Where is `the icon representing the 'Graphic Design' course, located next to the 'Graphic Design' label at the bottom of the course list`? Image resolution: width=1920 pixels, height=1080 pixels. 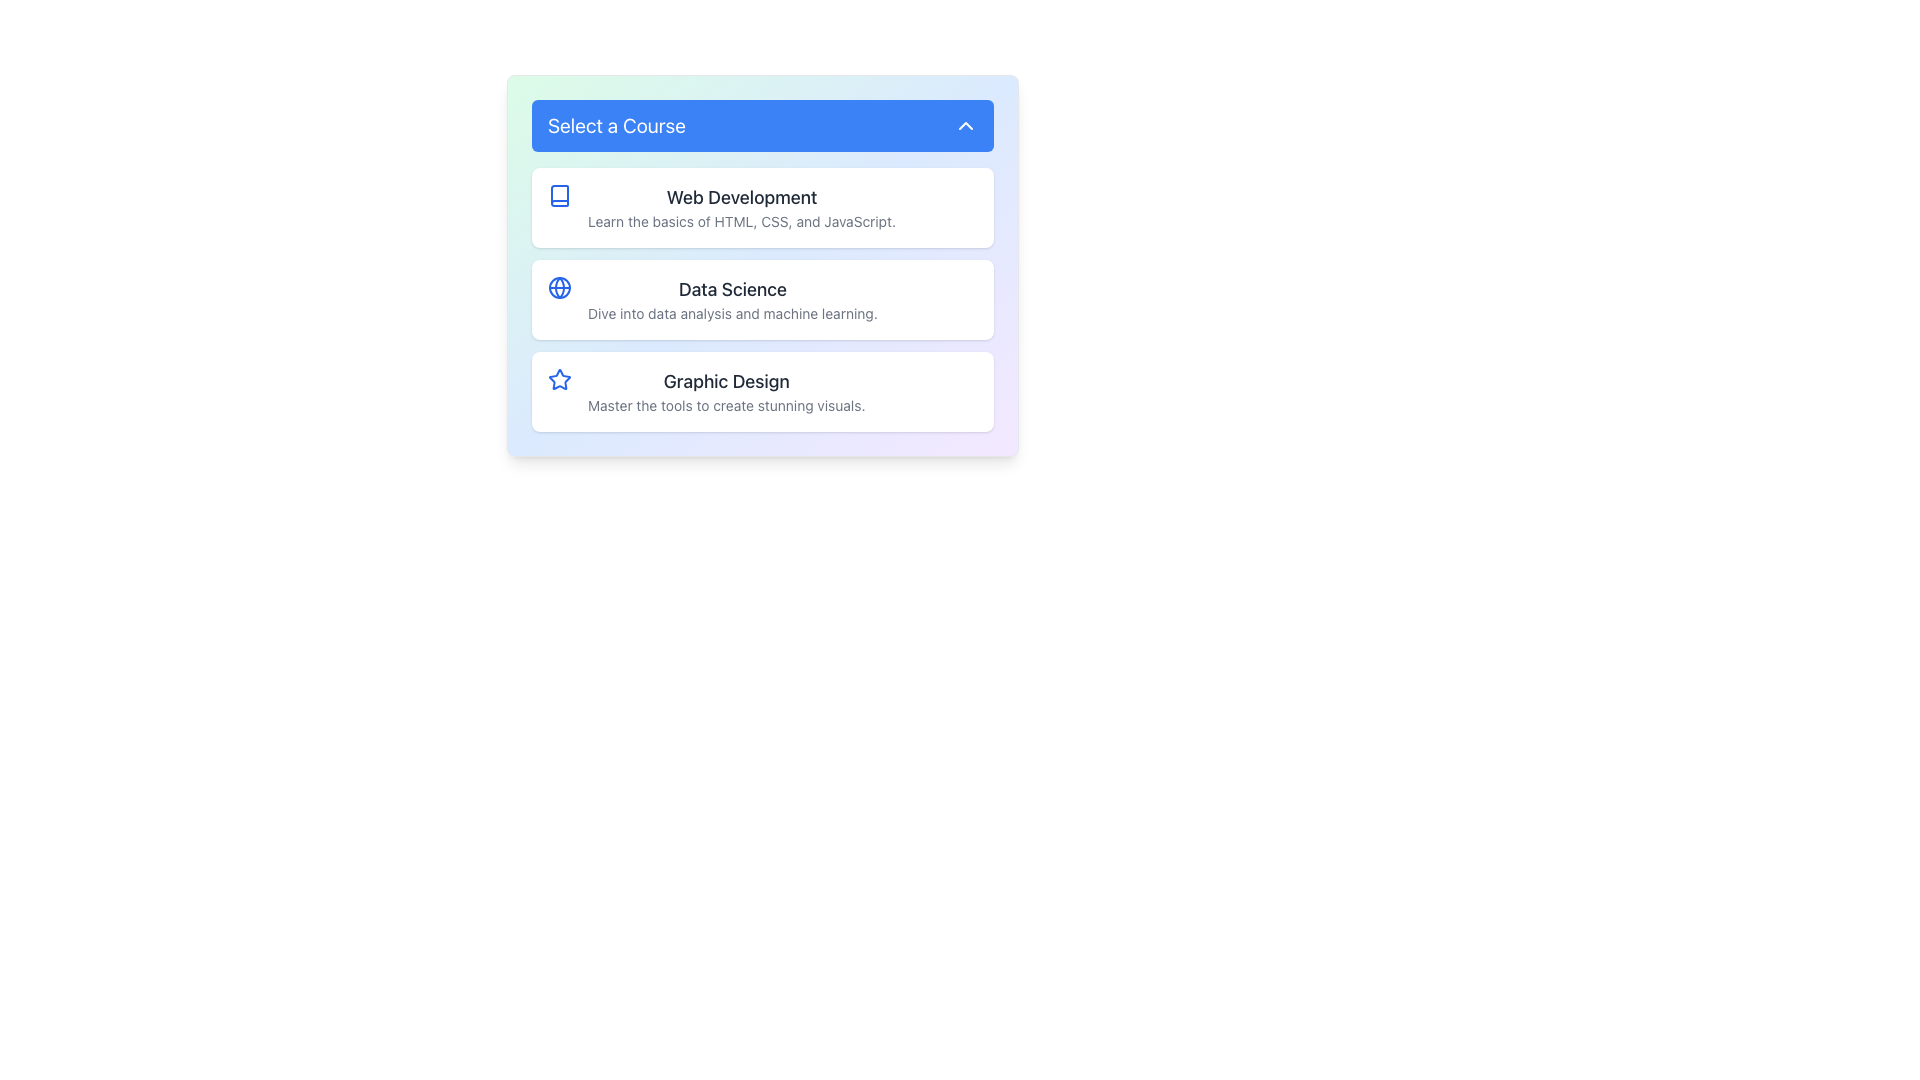
the icon representing the 'Graphic Design' course, located next to the 'Graphic Design' label at the bottom of the course list is located at coordinates (560, 379).